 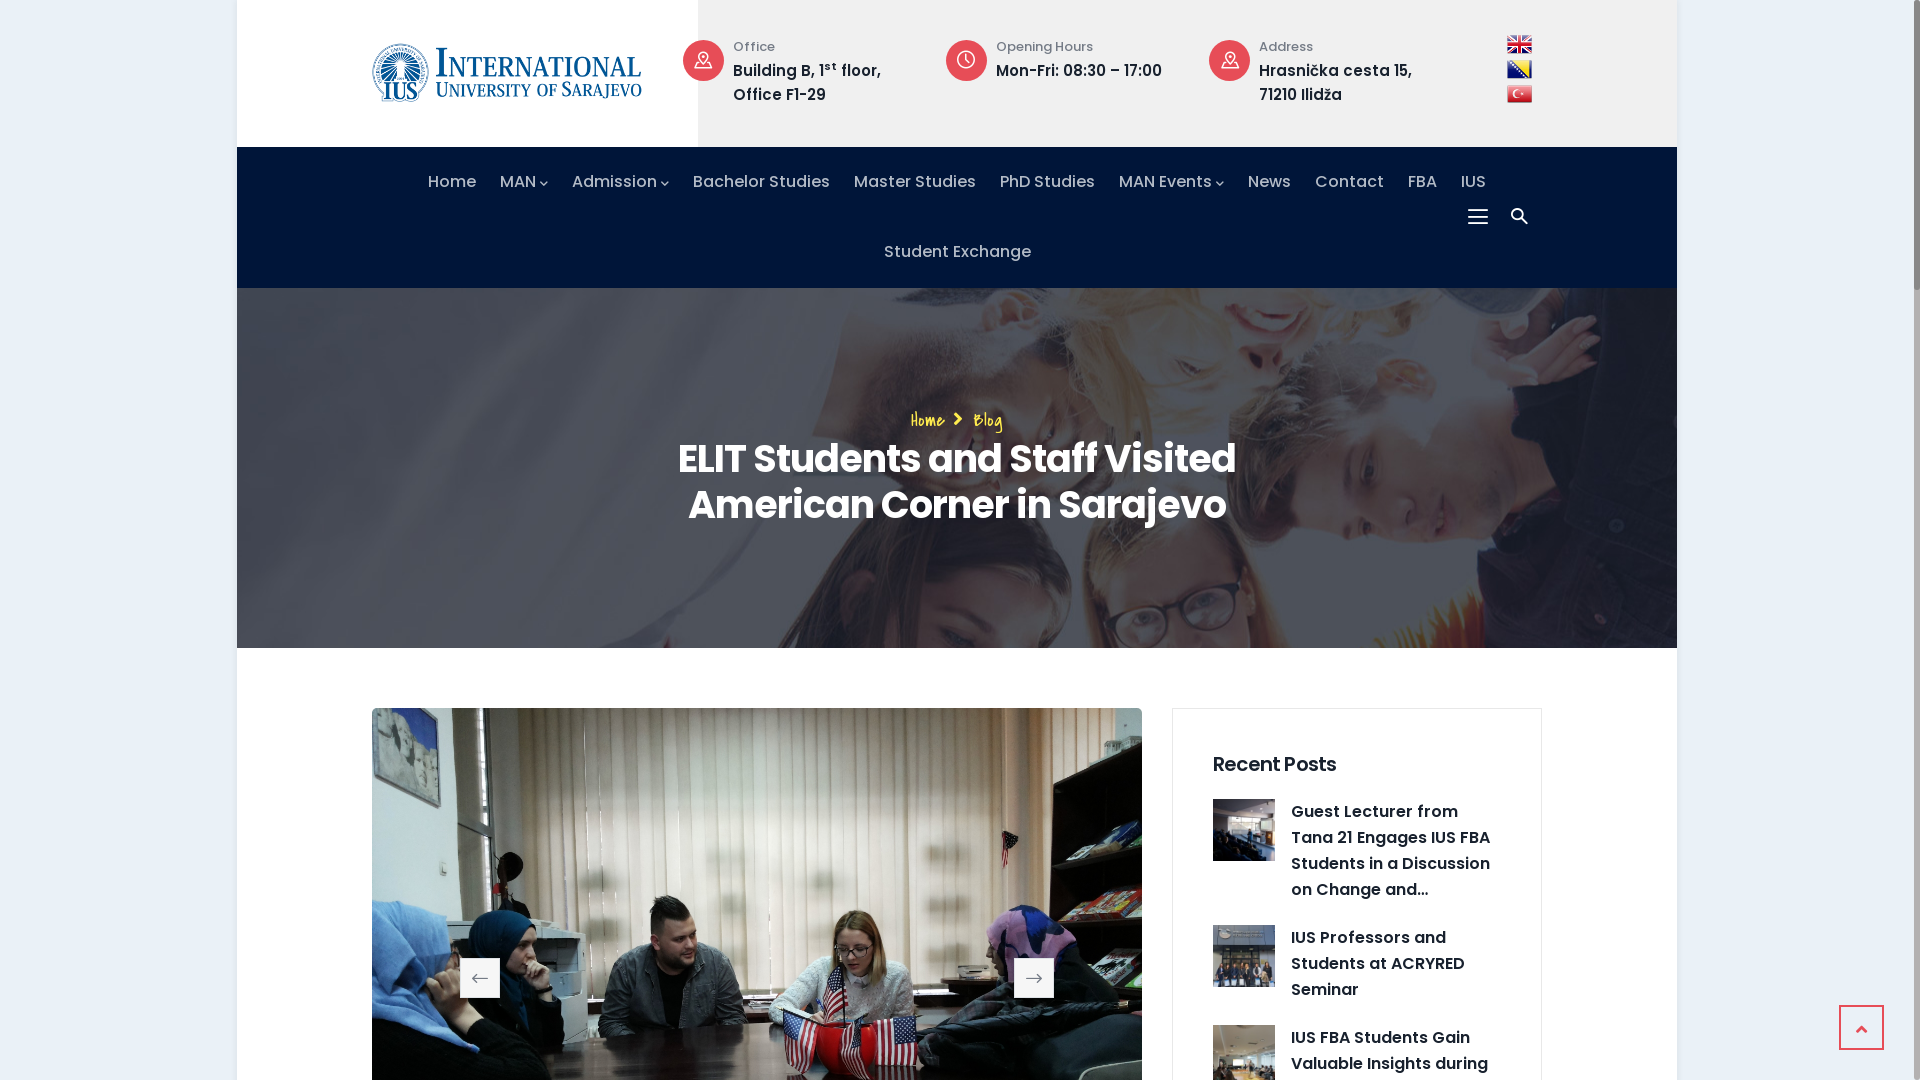 I want to click on 'FBA', so click(x=1421, y=181).